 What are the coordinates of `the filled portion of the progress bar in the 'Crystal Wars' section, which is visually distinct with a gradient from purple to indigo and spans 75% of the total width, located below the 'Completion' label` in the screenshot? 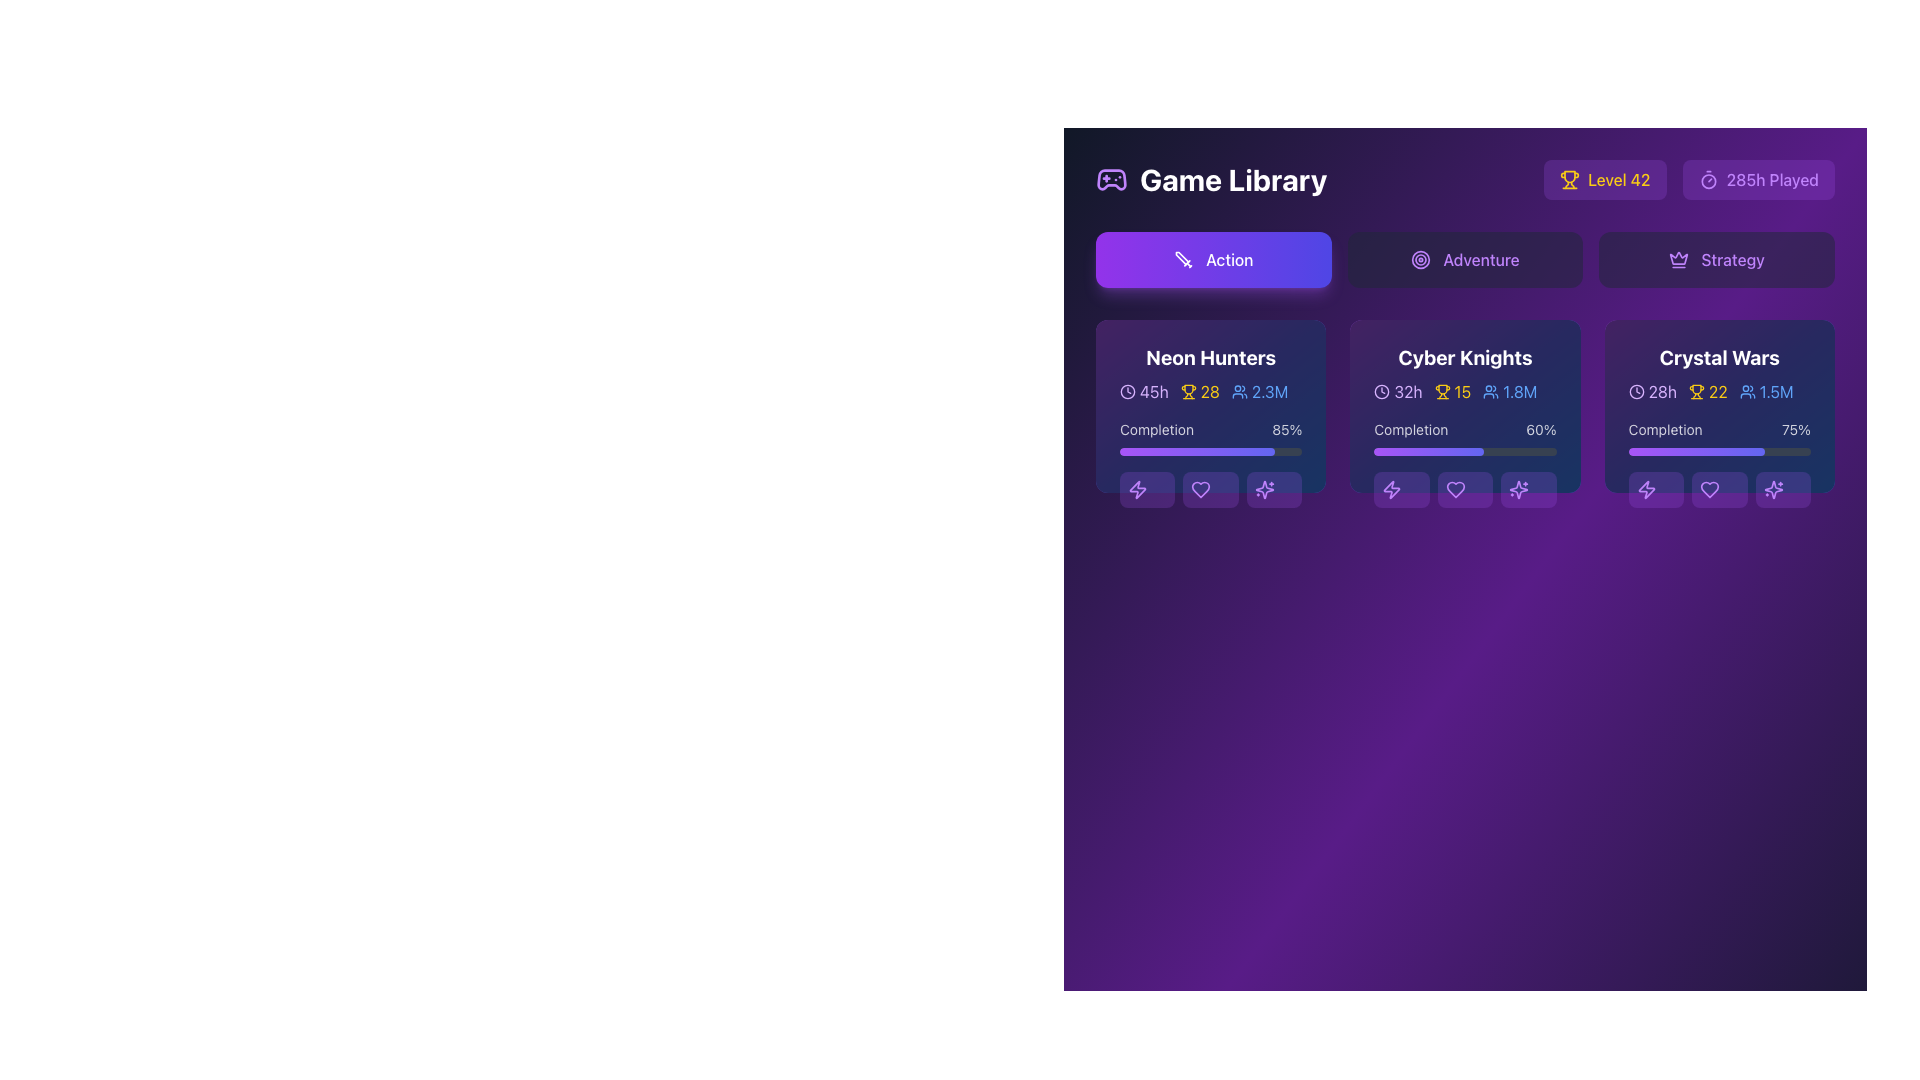 It's located at (1696, 451).